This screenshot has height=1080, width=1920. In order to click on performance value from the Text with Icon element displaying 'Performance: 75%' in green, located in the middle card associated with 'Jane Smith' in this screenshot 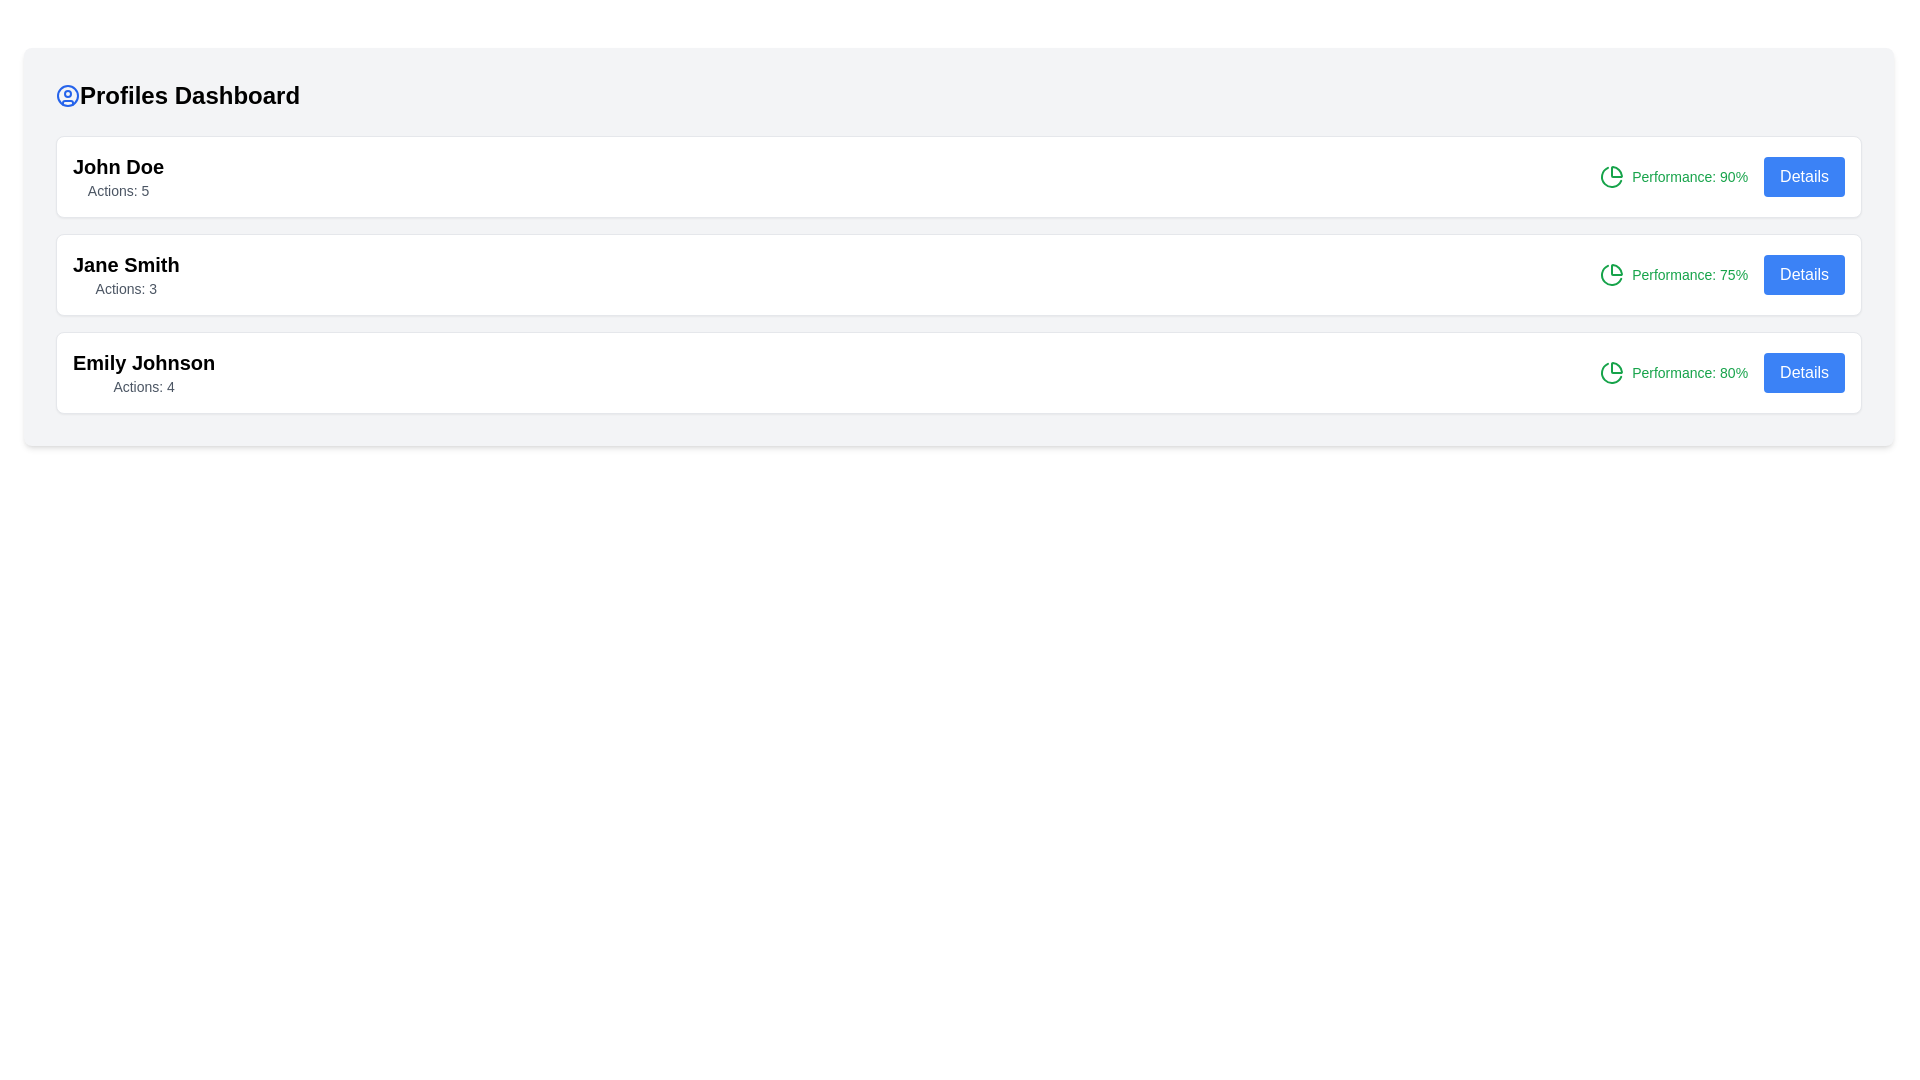, I will do `click(1674, 274)`.